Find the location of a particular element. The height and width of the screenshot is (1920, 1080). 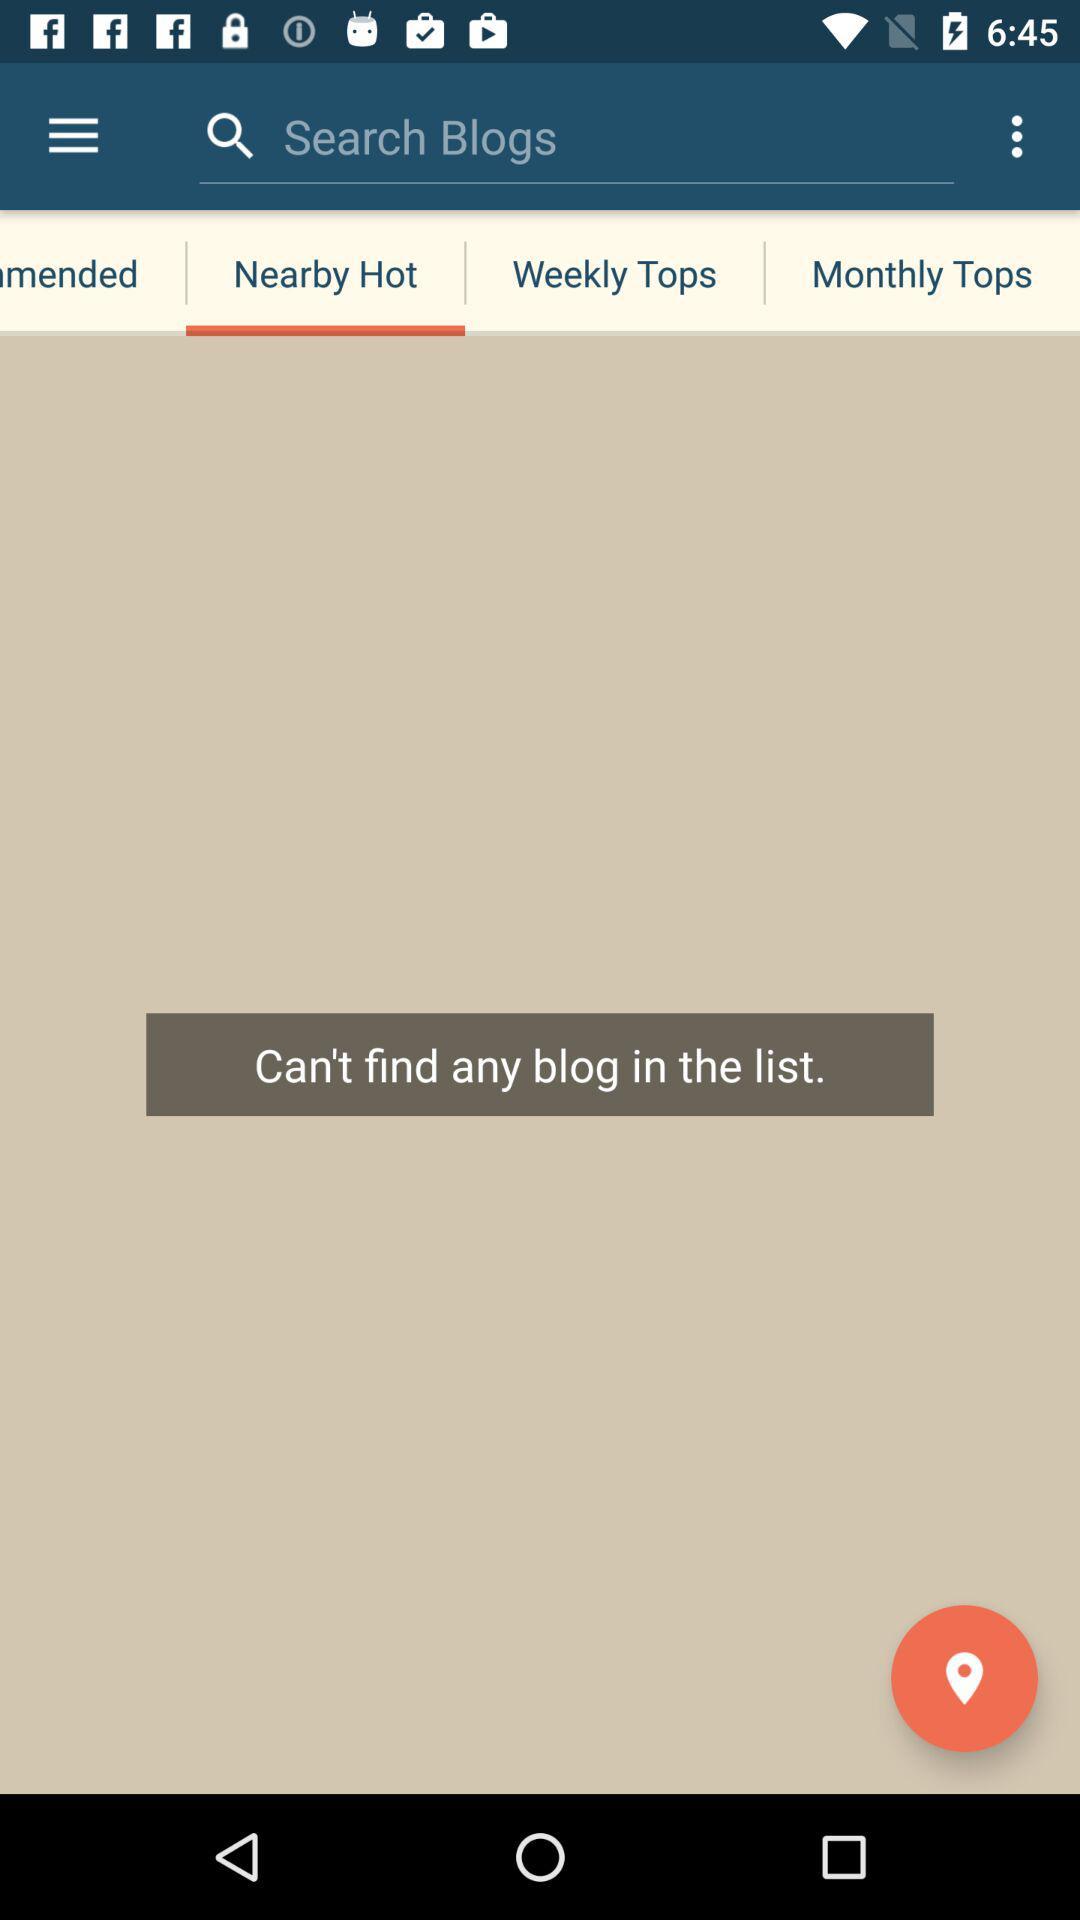

the icon to the left of the monthly tops item is located at coordinates (419, 135).